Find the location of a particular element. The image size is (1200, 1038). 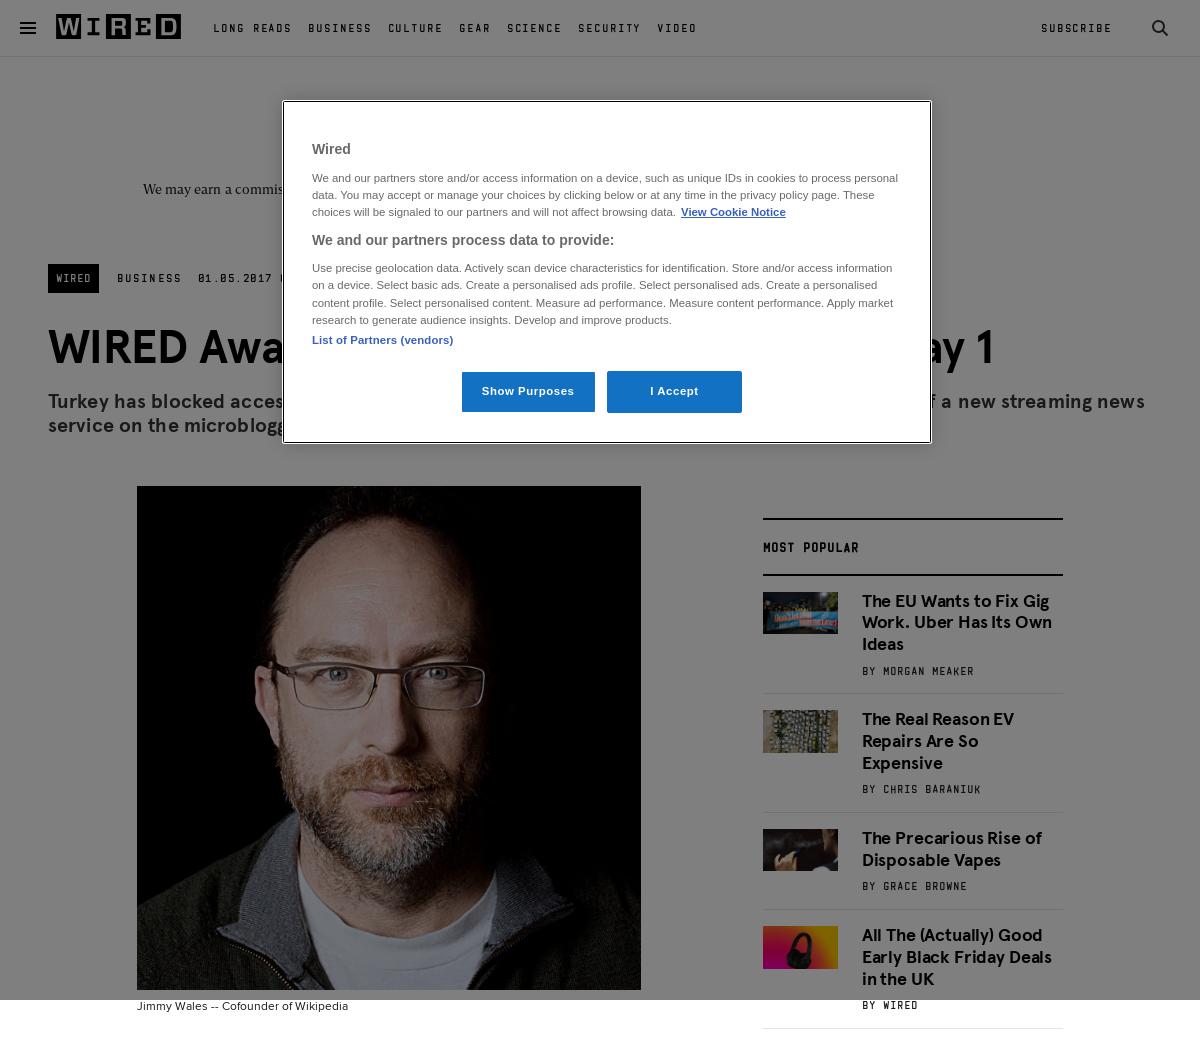

'Video' is located at coordinates (657, 25).